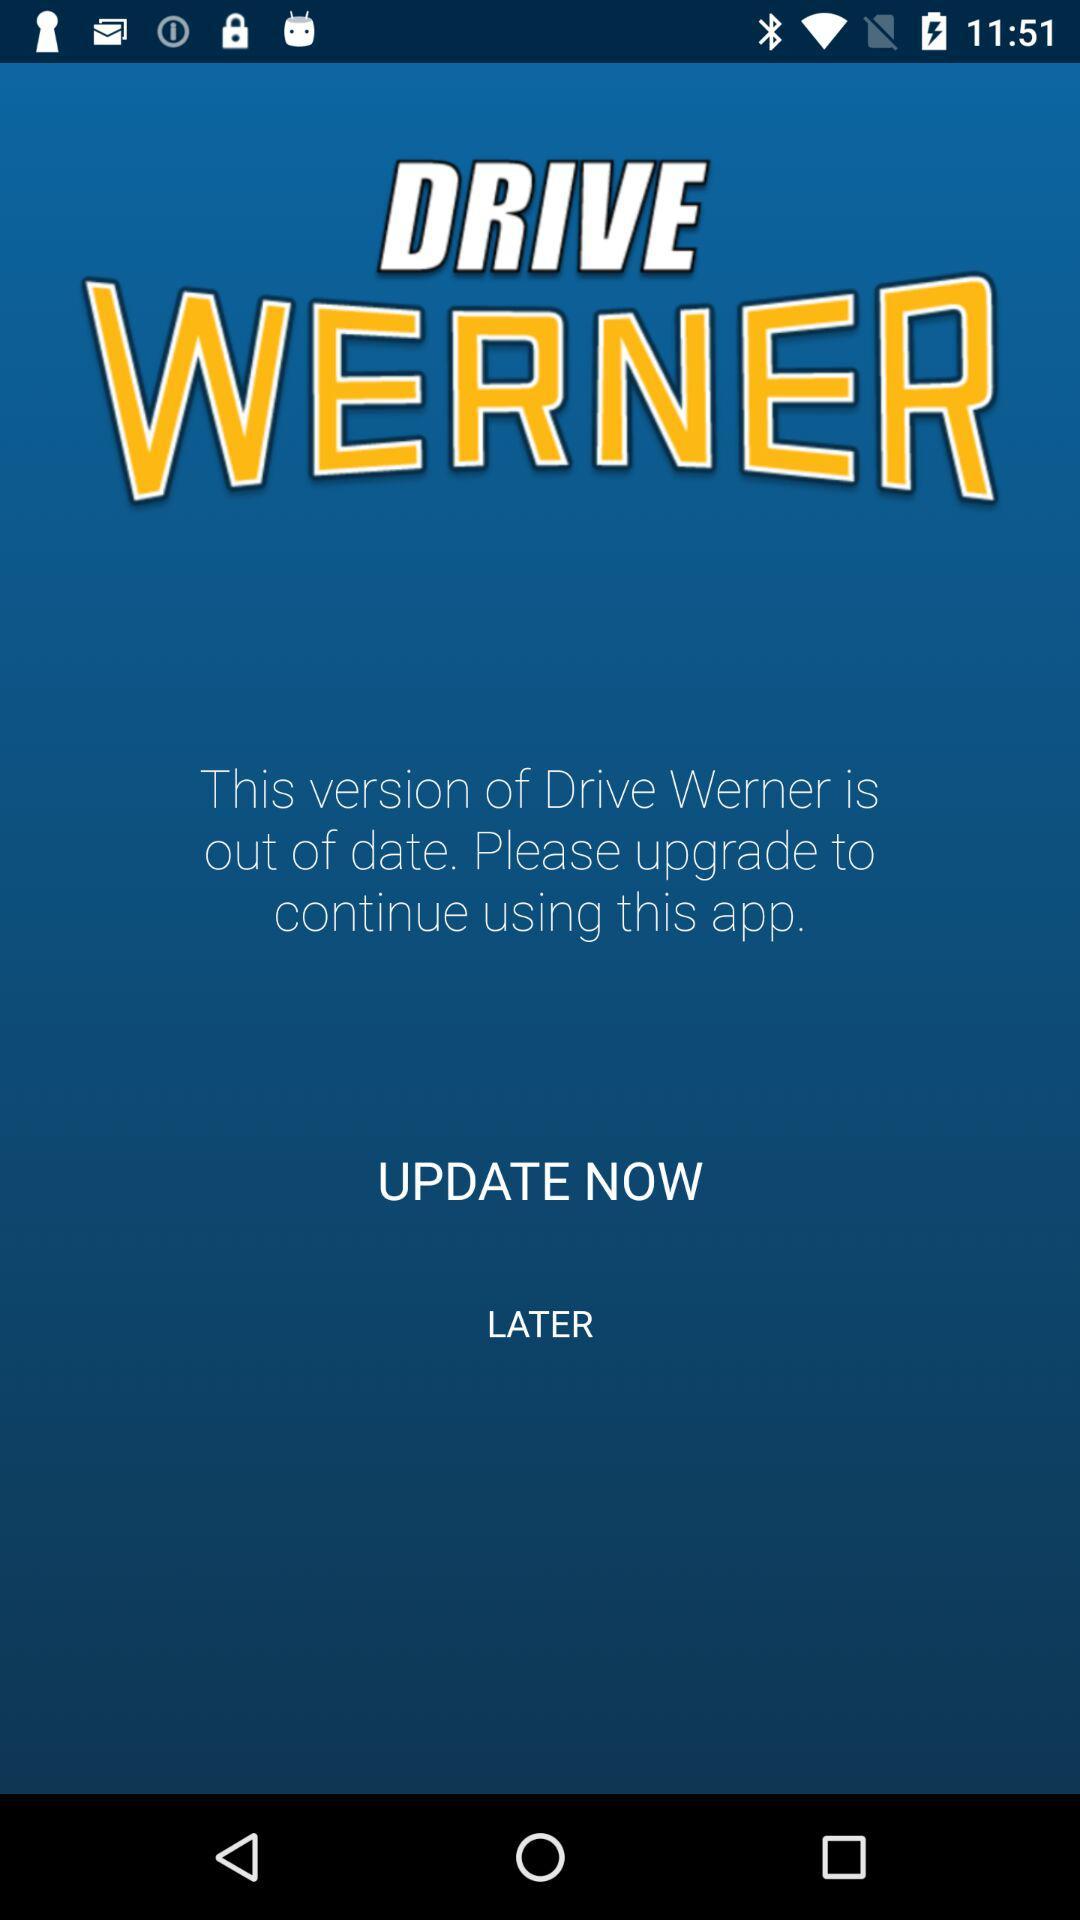 The image size is (1080, 1920). I want to click on later item, so click(540, 1323).